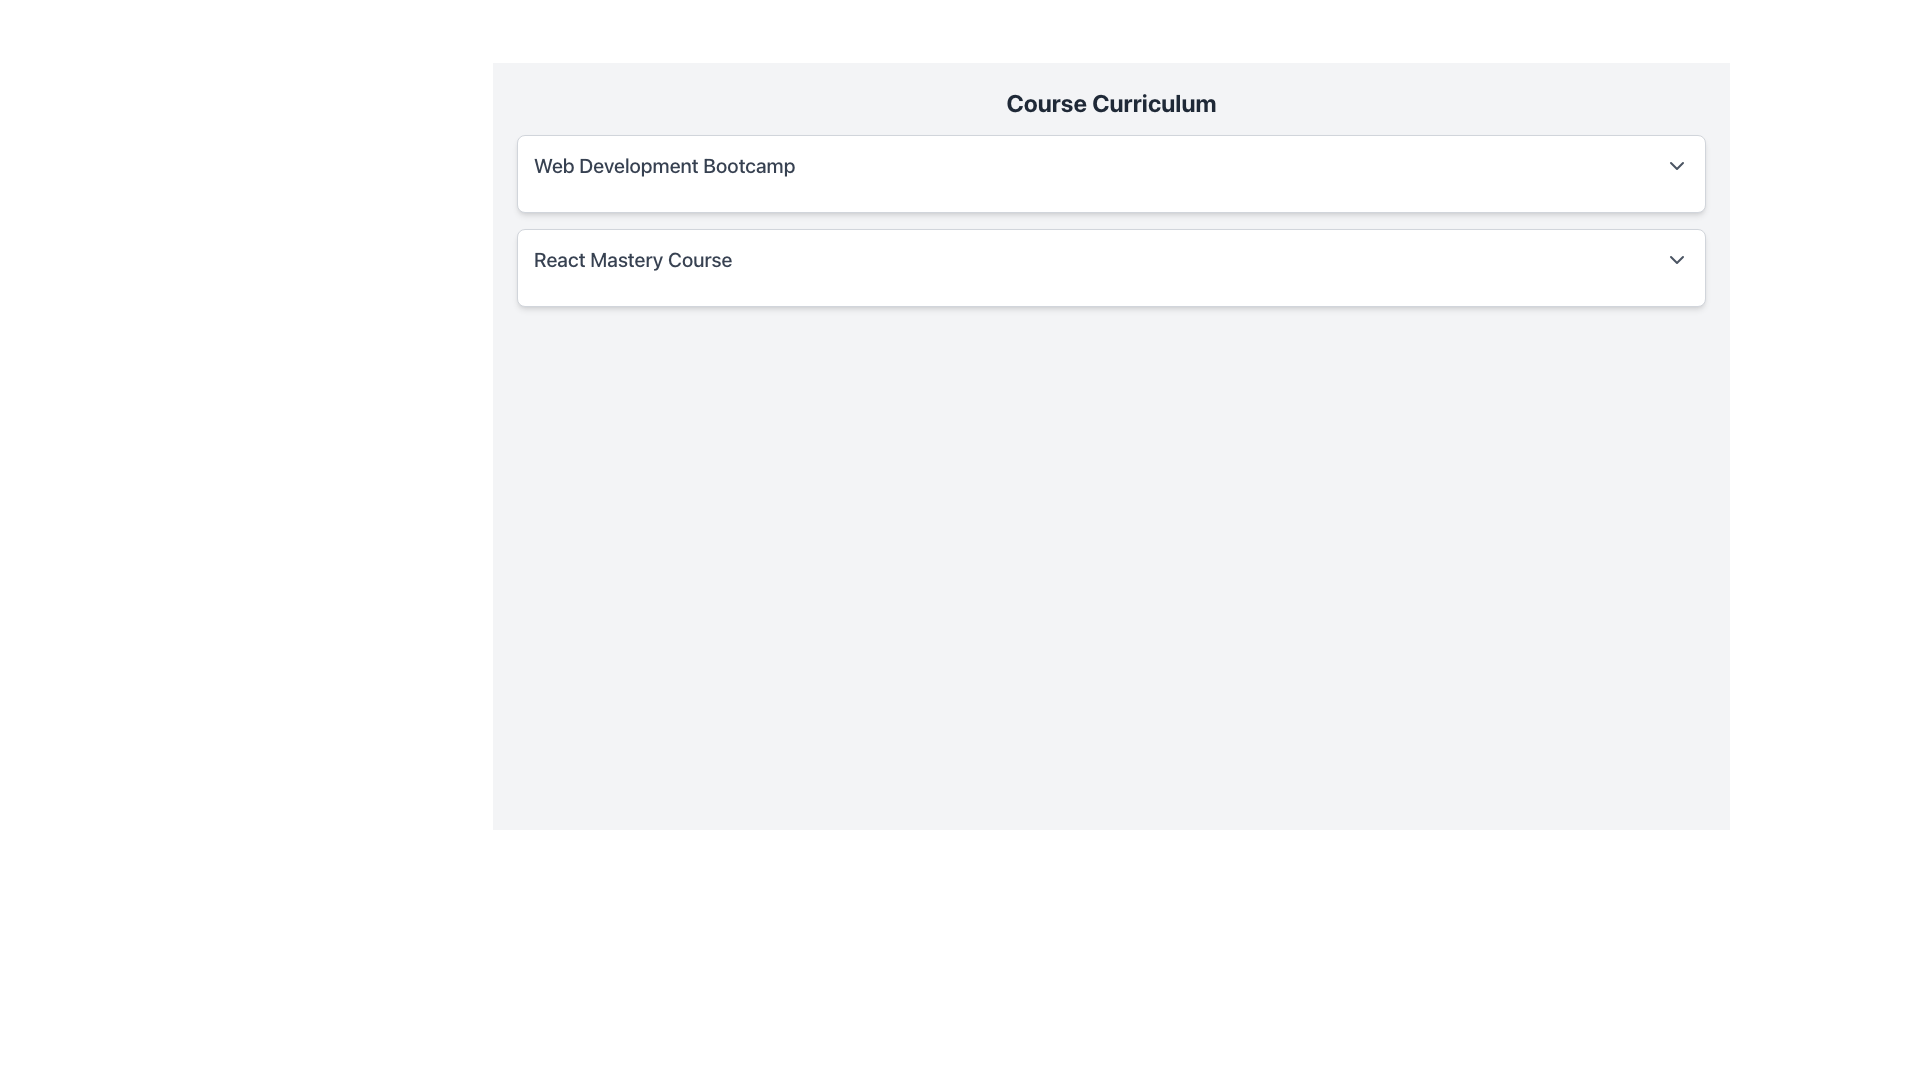 This screenshot has width=1920, height=1080. I want to click on the Dropdown Card representing the 'Web Development Bootcamp' course, so click(1110, 172).